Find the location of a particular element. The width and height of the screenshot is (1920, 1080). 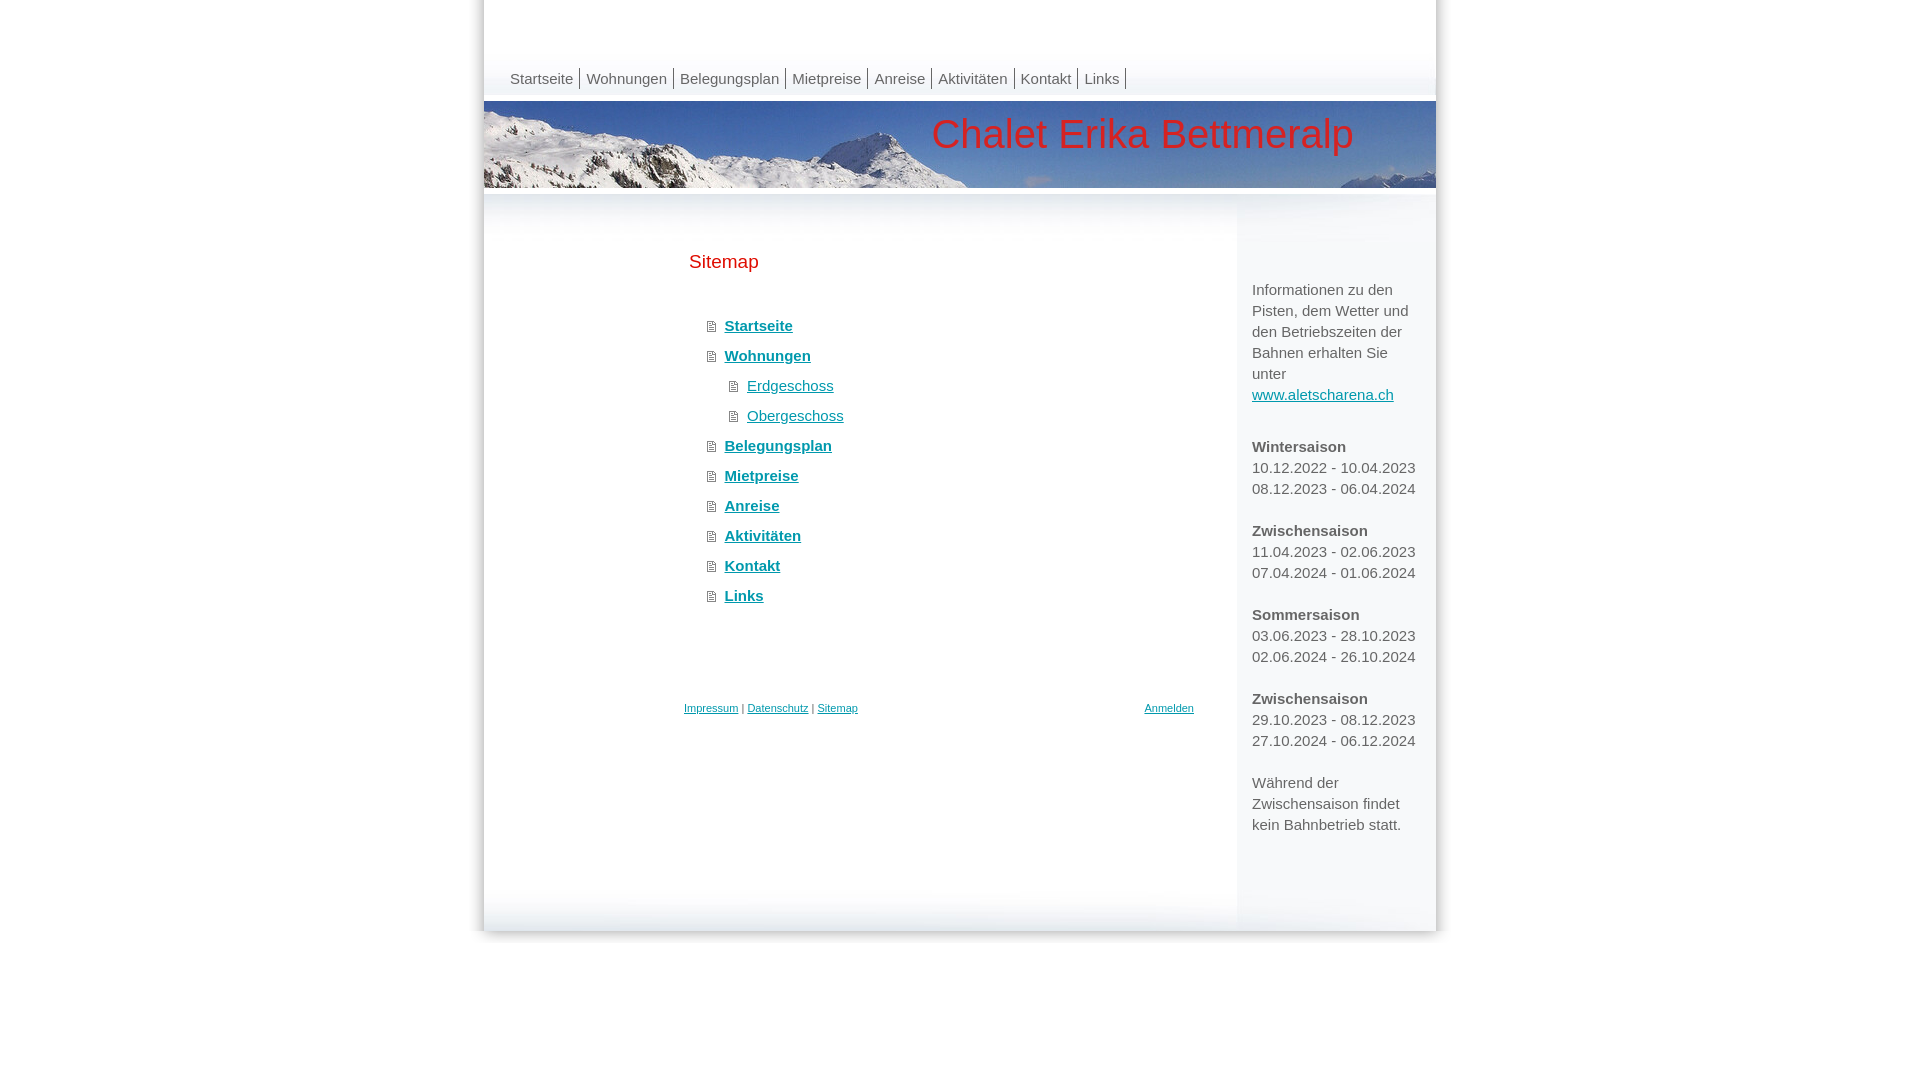

'Impressum' is located at coordinates (684, 707).